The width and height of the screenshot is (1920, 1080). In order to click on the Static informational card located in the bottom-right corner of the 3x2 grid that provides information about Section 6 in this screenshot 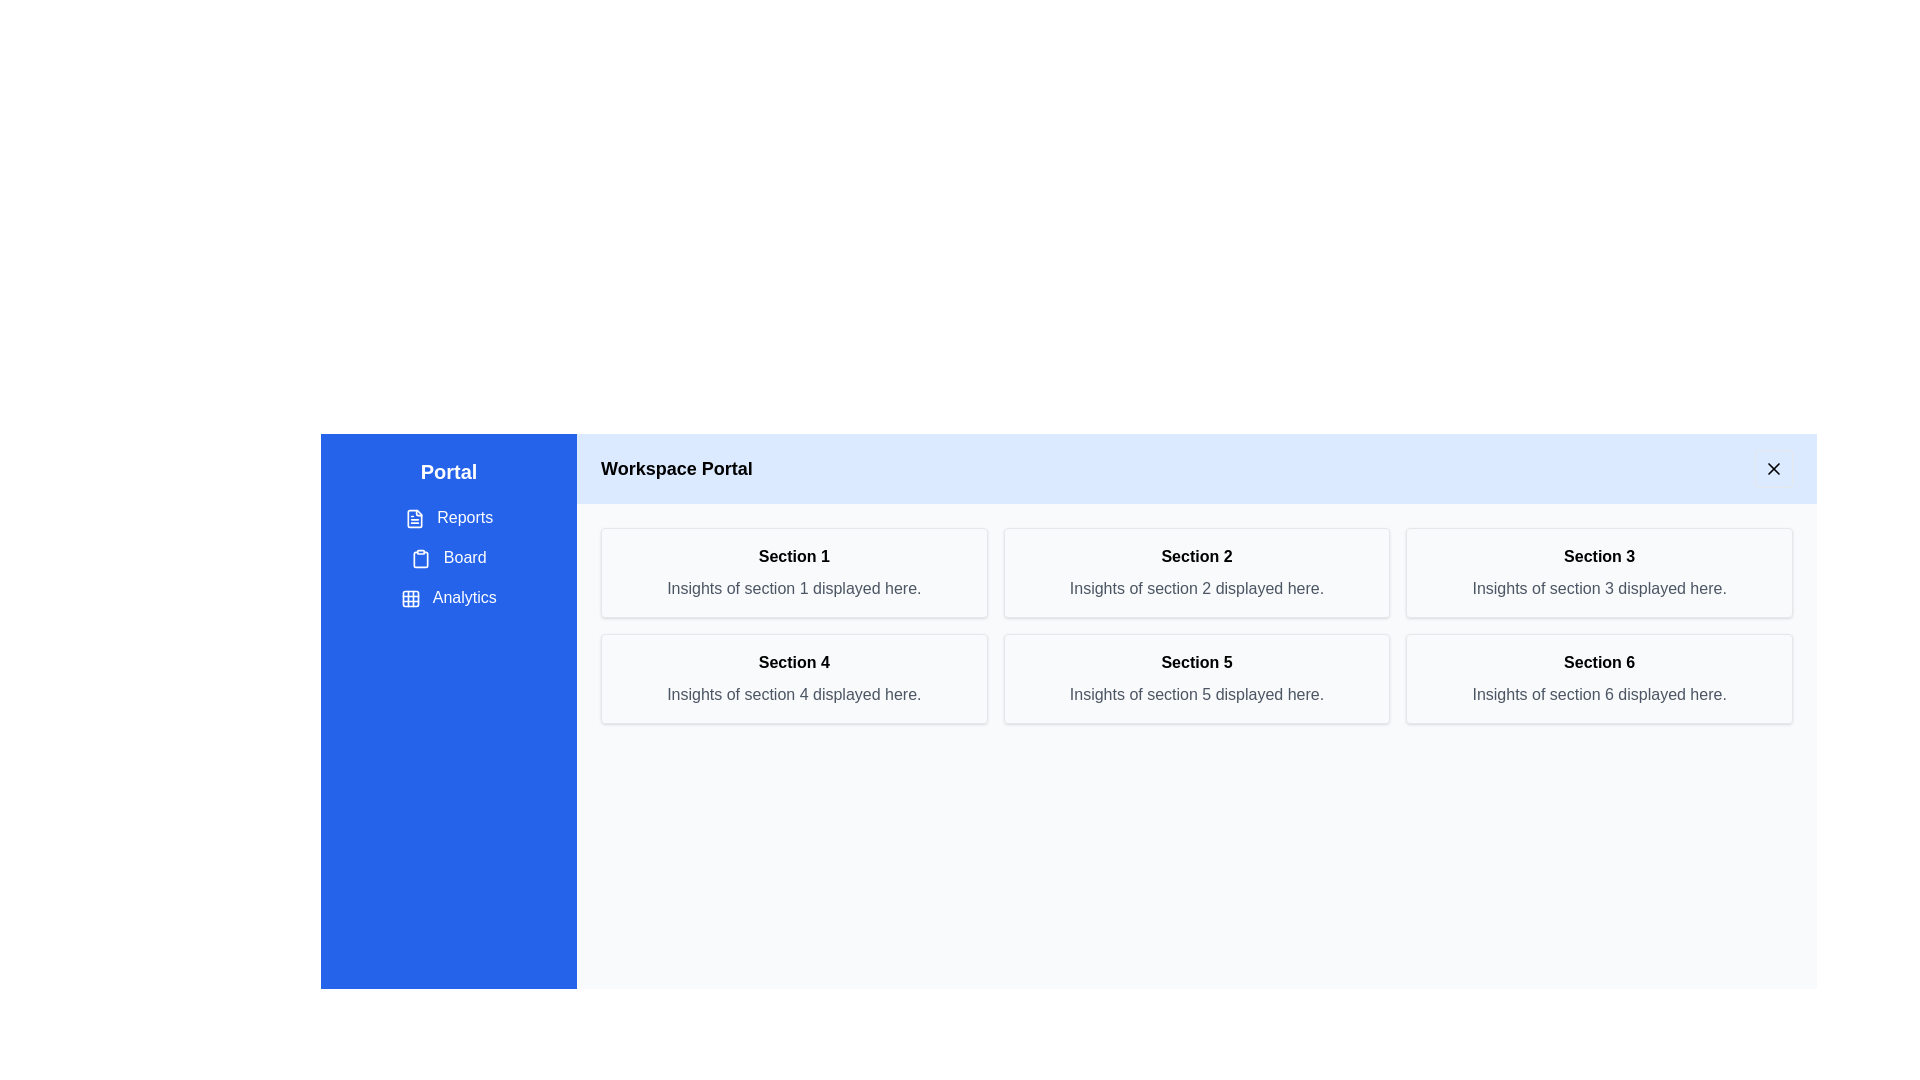, I will do `click(1598, 677)`.